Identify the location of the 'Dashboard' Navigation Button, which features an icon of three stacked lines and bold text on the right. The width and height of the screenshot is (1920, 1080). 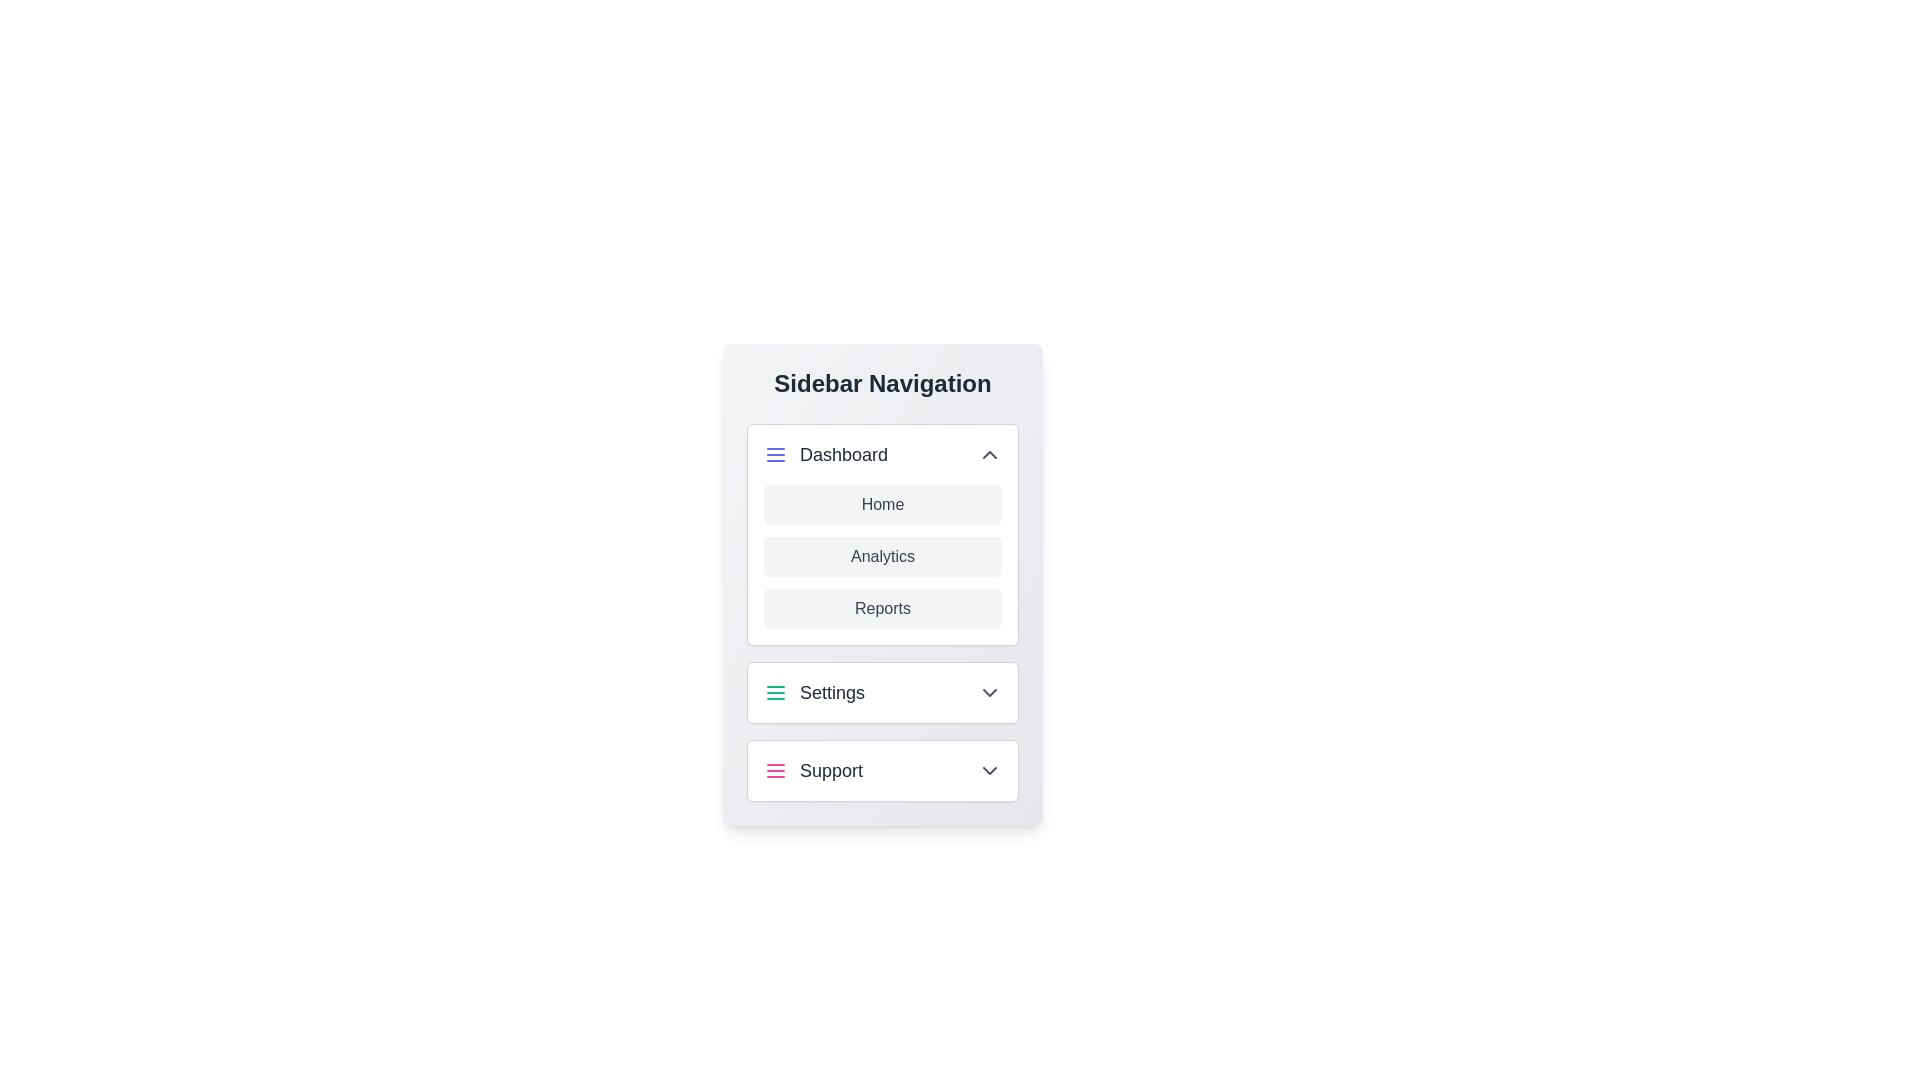
(825, 455).